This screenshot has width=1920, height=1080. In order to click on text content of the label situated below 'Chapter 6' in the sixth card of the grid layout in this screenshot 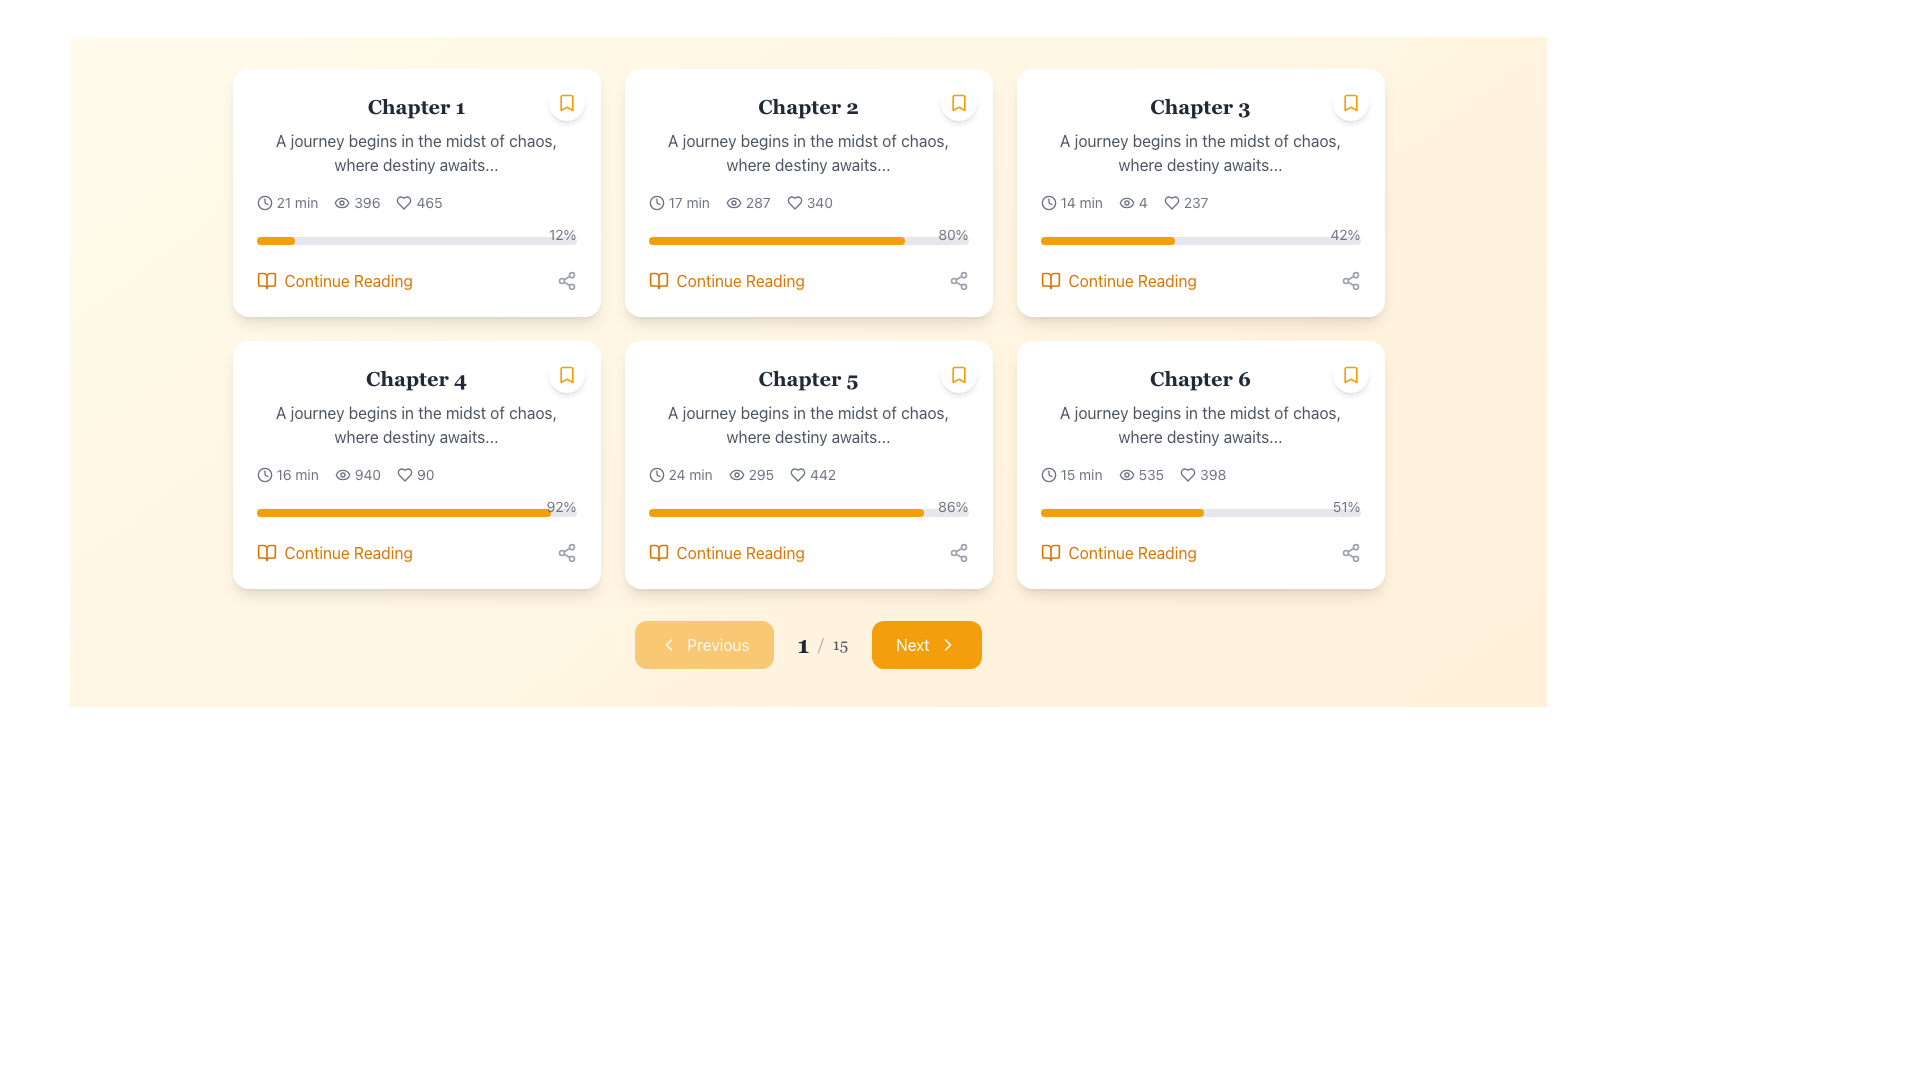, I will do `click(1200, 423)`.